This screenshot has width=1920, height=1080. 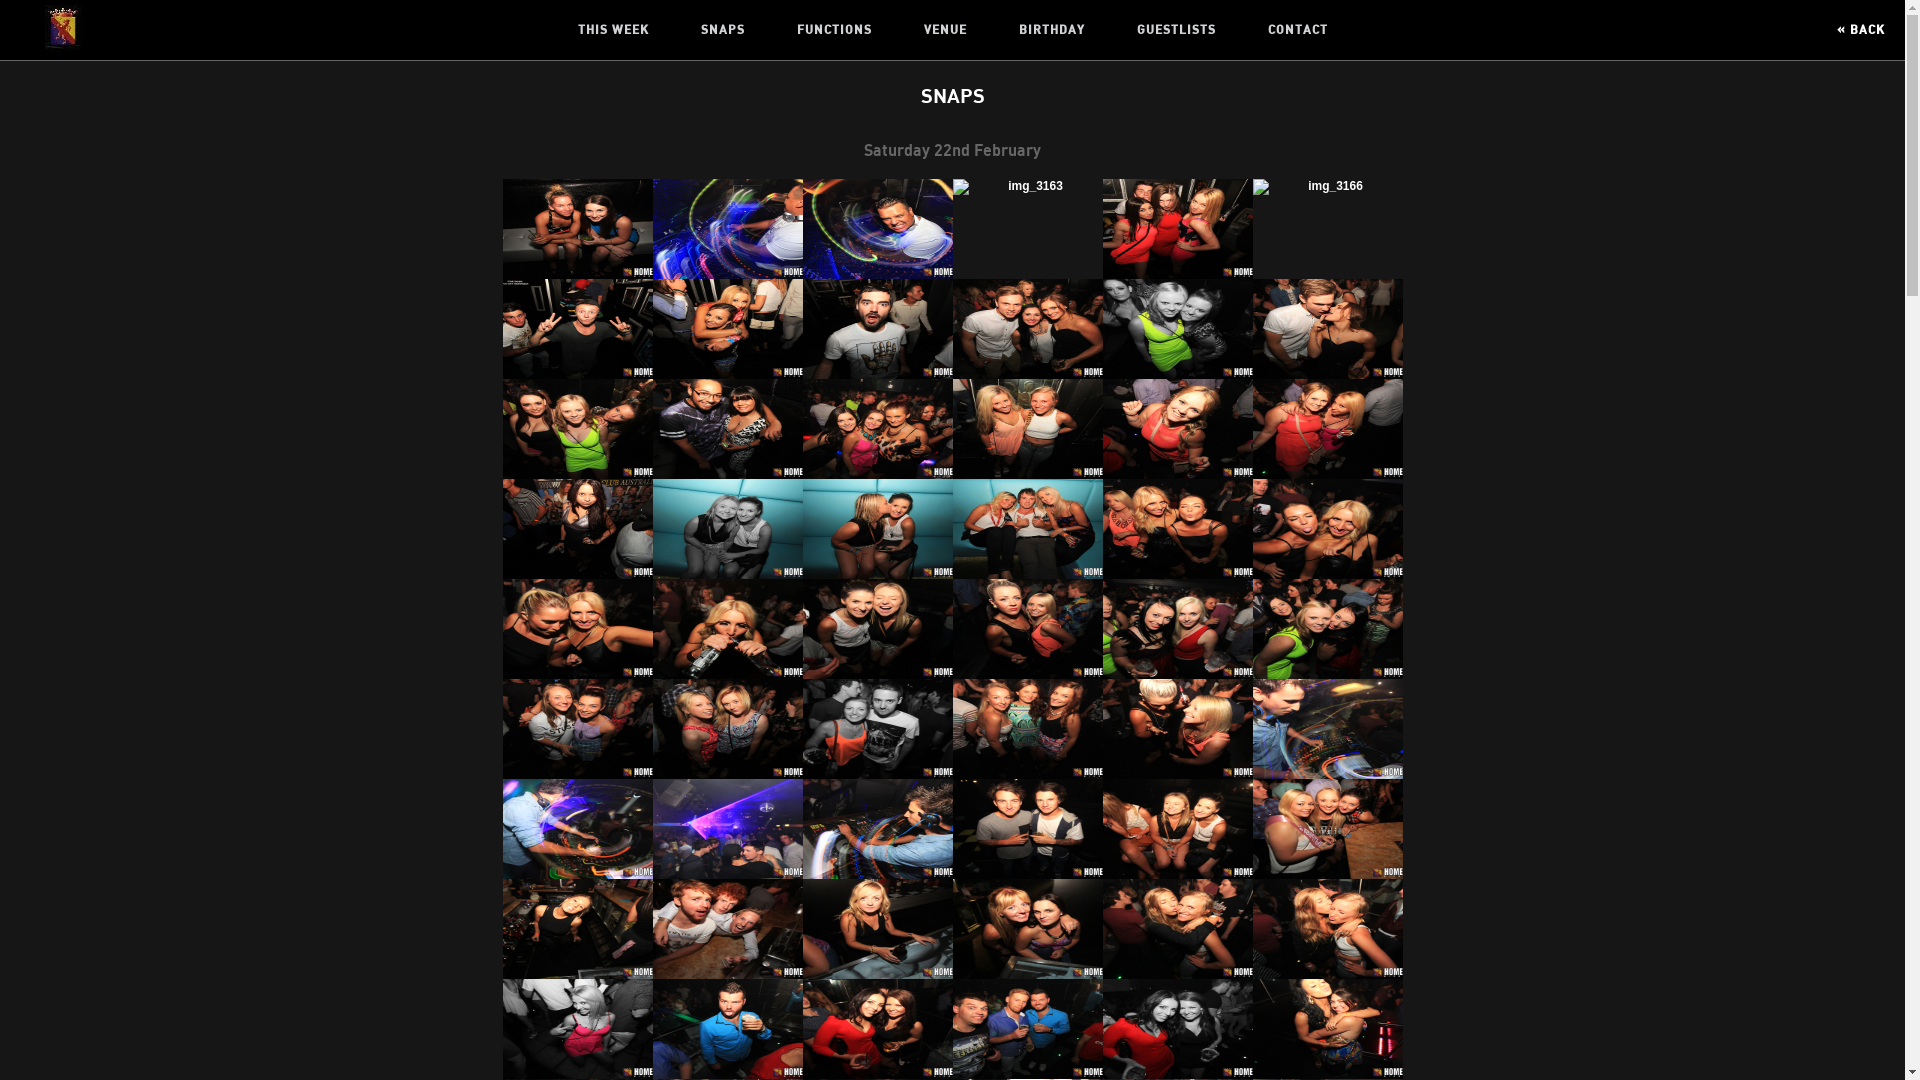 I want to click on 'BIRTHDAY', so click(x=1050, y=30).